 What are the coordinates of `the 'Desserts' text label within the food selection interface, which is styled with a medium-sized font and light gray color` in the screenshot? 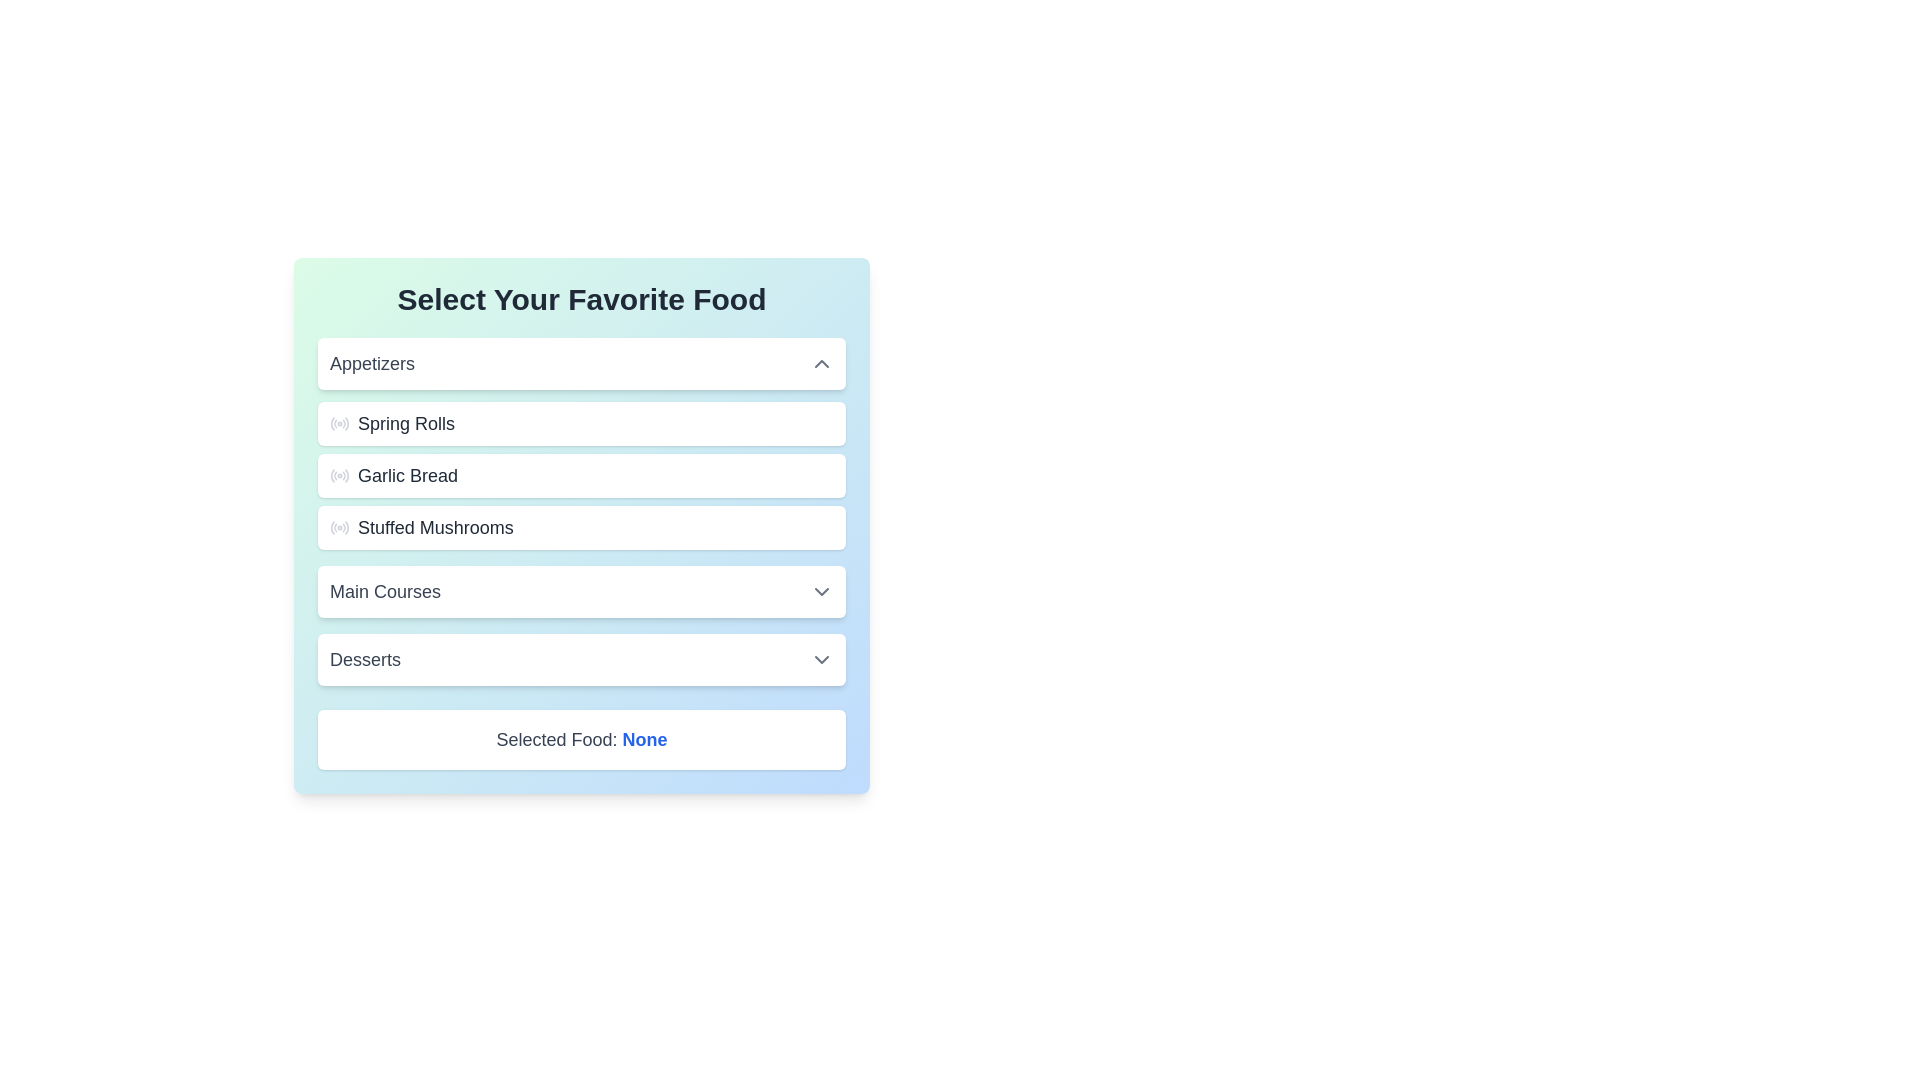 It's located at (365, 659).